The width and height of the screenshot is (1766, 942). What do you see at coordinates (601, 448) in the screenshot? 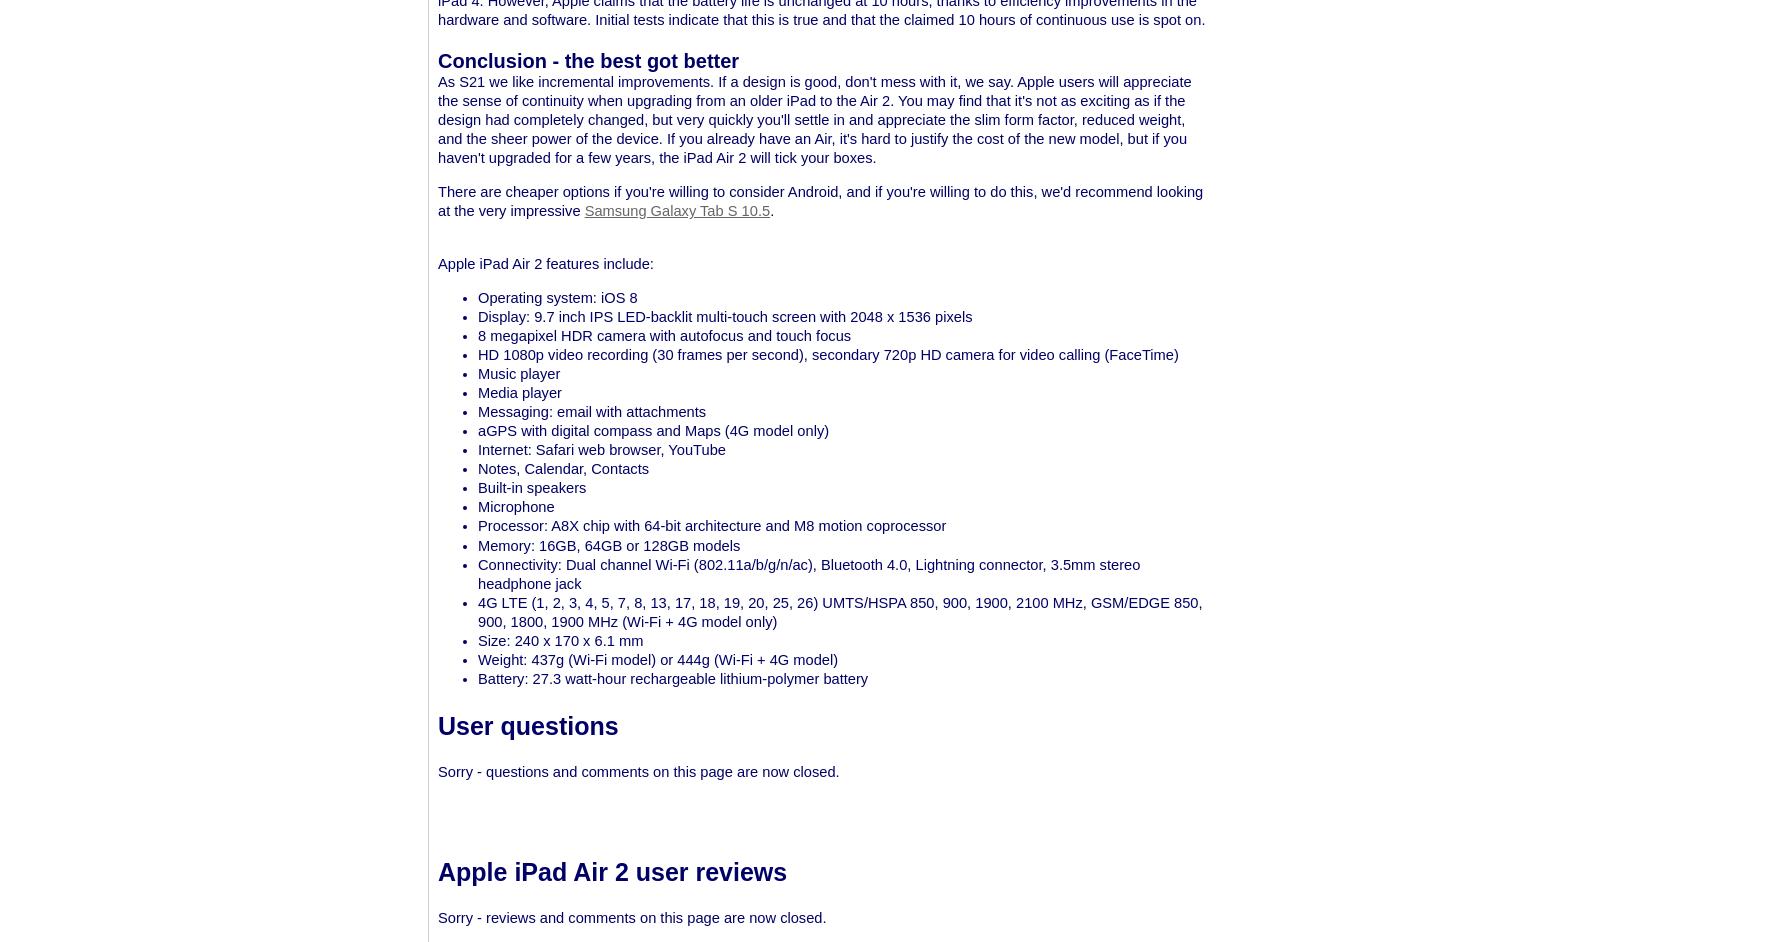
I see `'Internet: Safari web browser, YouTube'` at bounding box center [601, 448].